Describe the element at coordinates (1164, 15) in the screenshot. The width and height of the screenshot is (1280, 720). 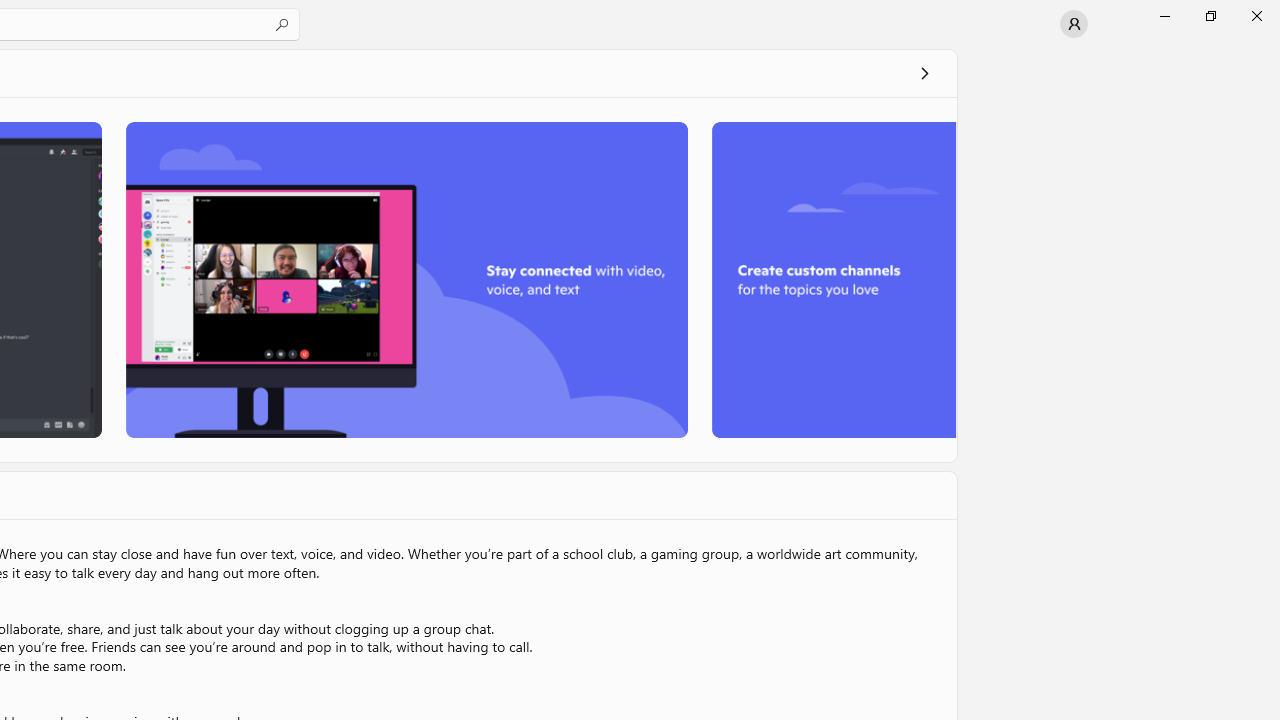
I see `'Minimize Microsoft Store'` at that location.